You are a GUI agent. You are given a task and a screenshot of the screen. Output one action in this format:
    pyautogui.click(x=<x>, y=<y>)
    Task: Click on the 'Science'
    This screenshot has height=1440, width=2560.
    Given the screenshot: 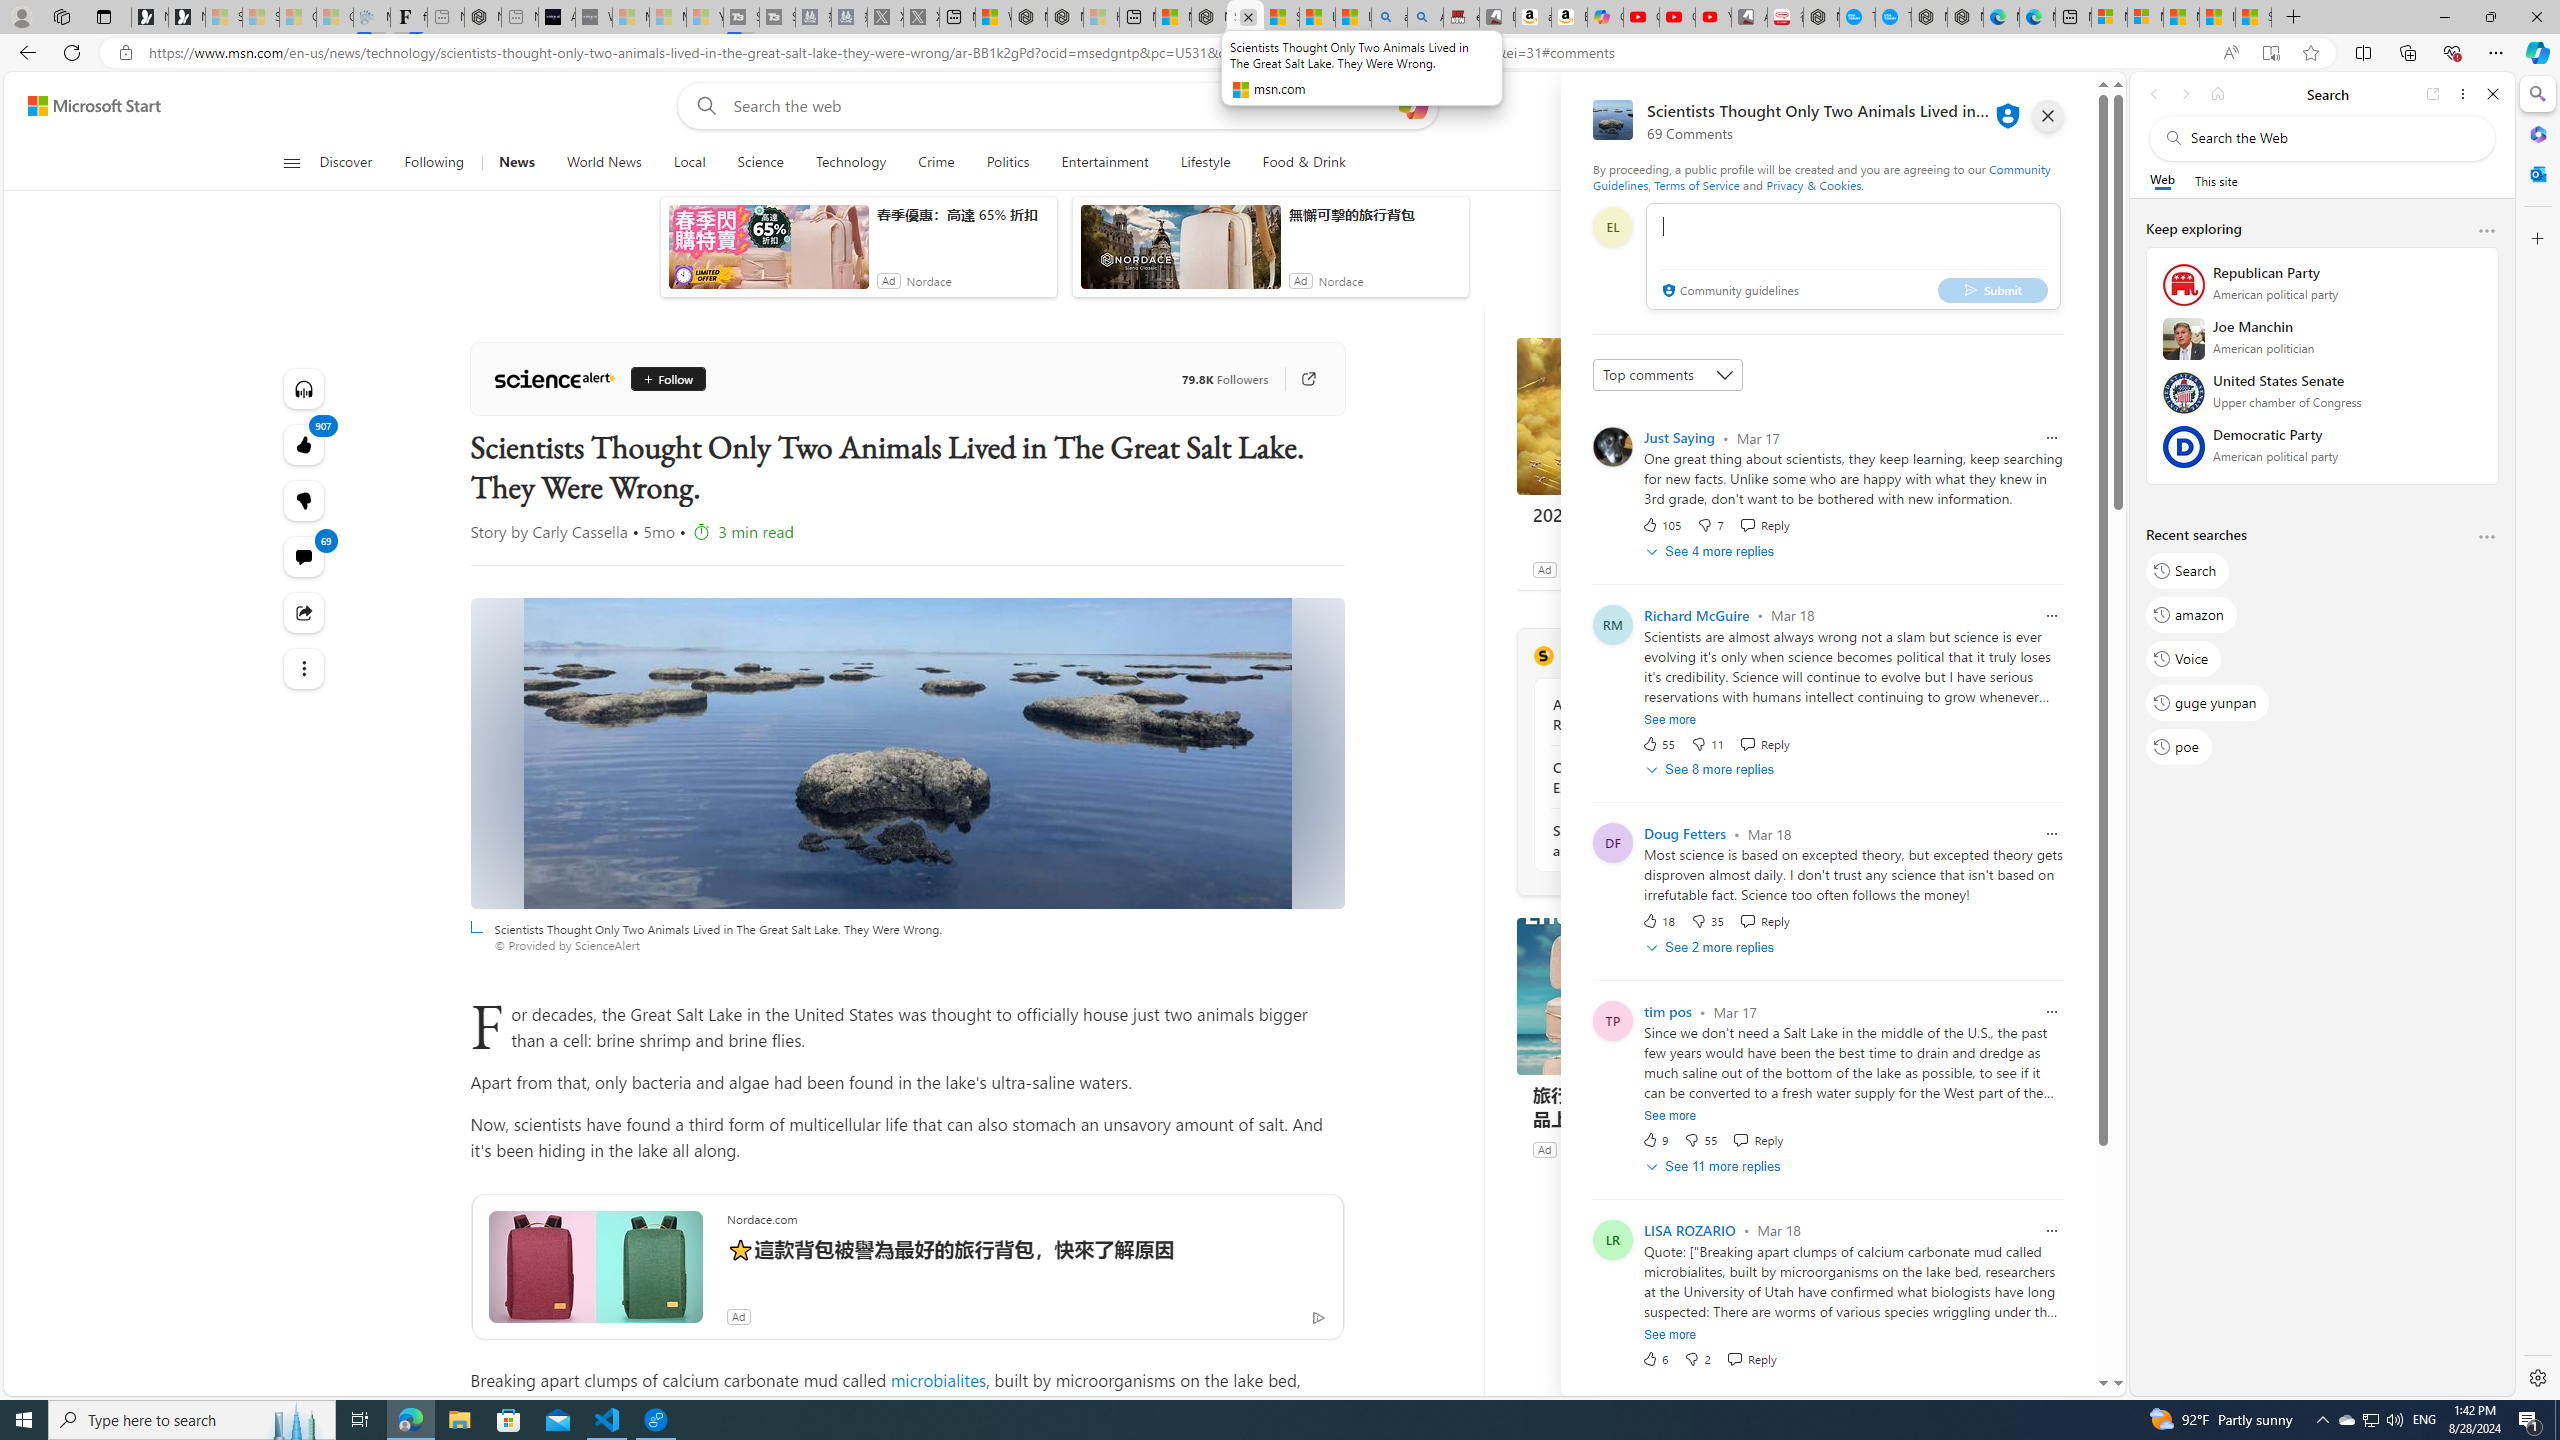 What is the action you would take?
    pyautogui.click(x=759, y=162)
    